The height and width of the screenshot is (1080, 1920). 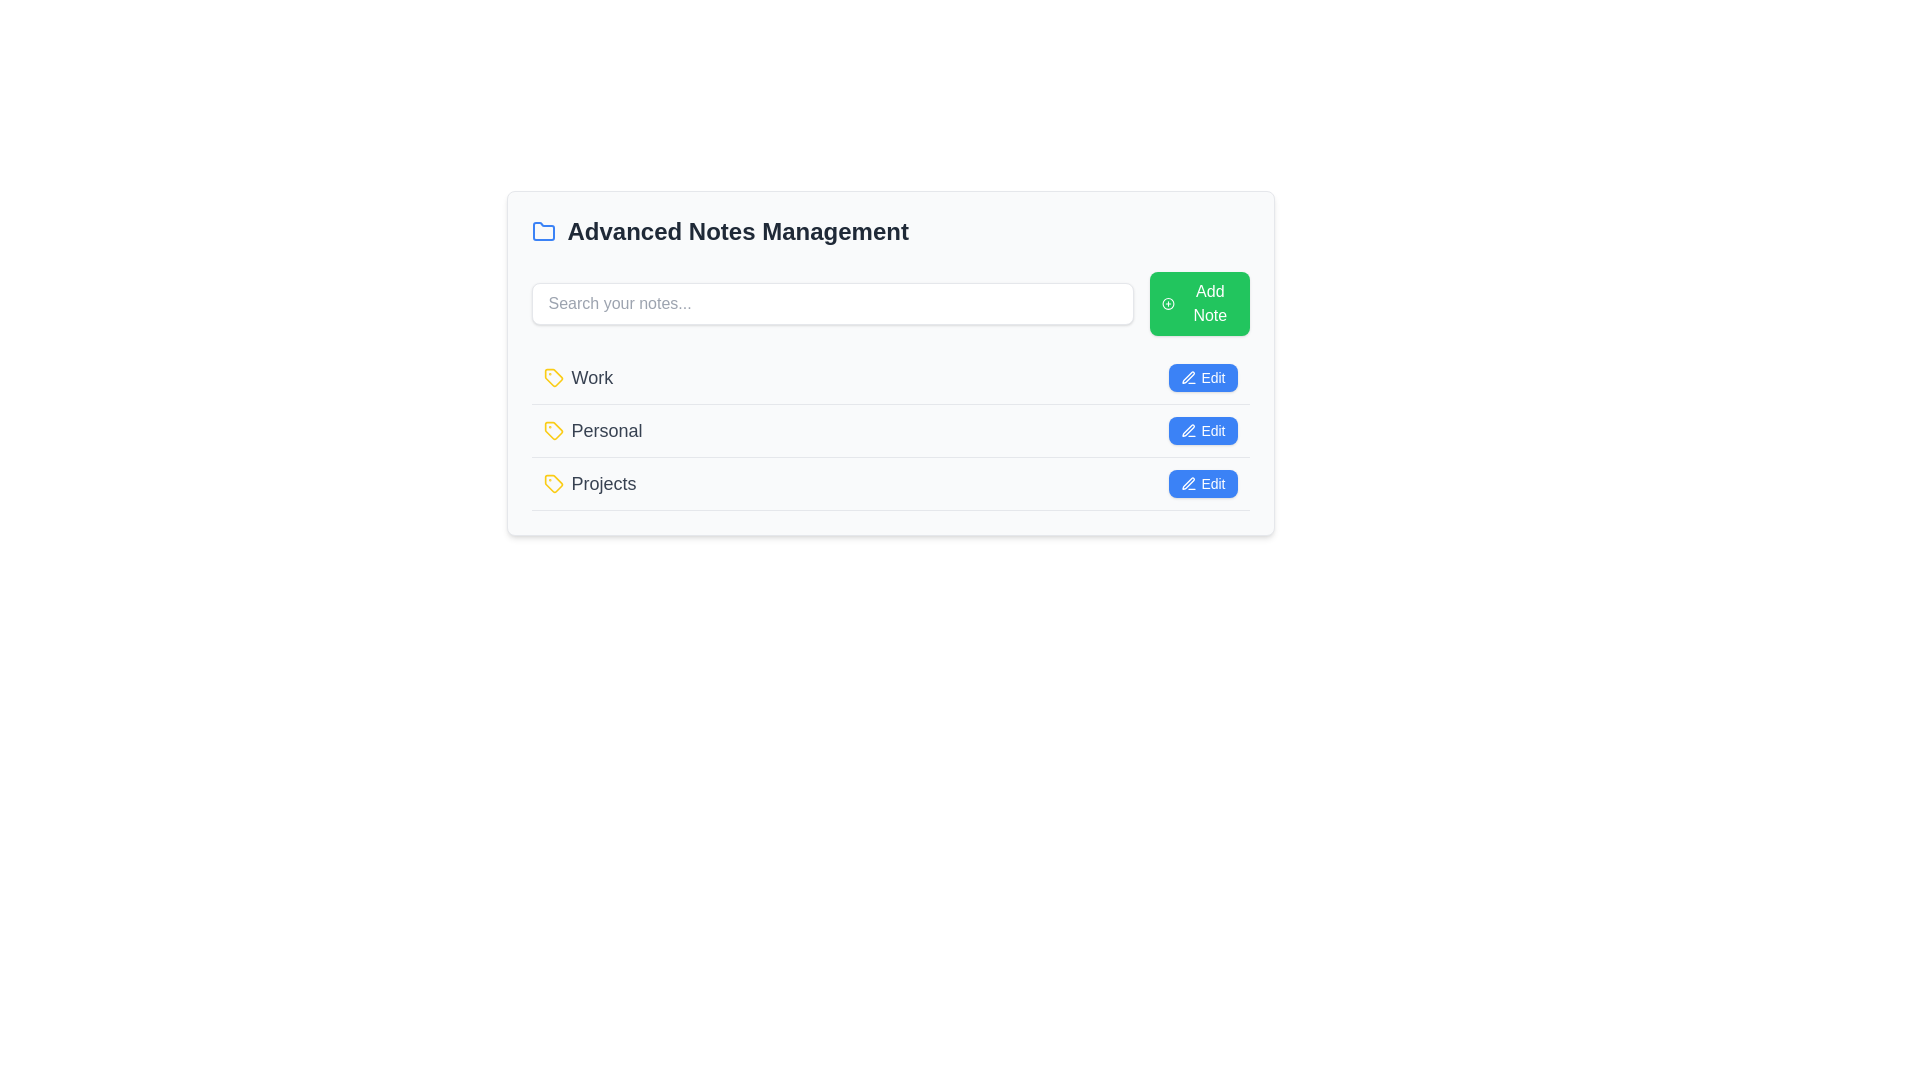 I want to click on the 'Projects' List Item with Button, so click(x=889, y=484).